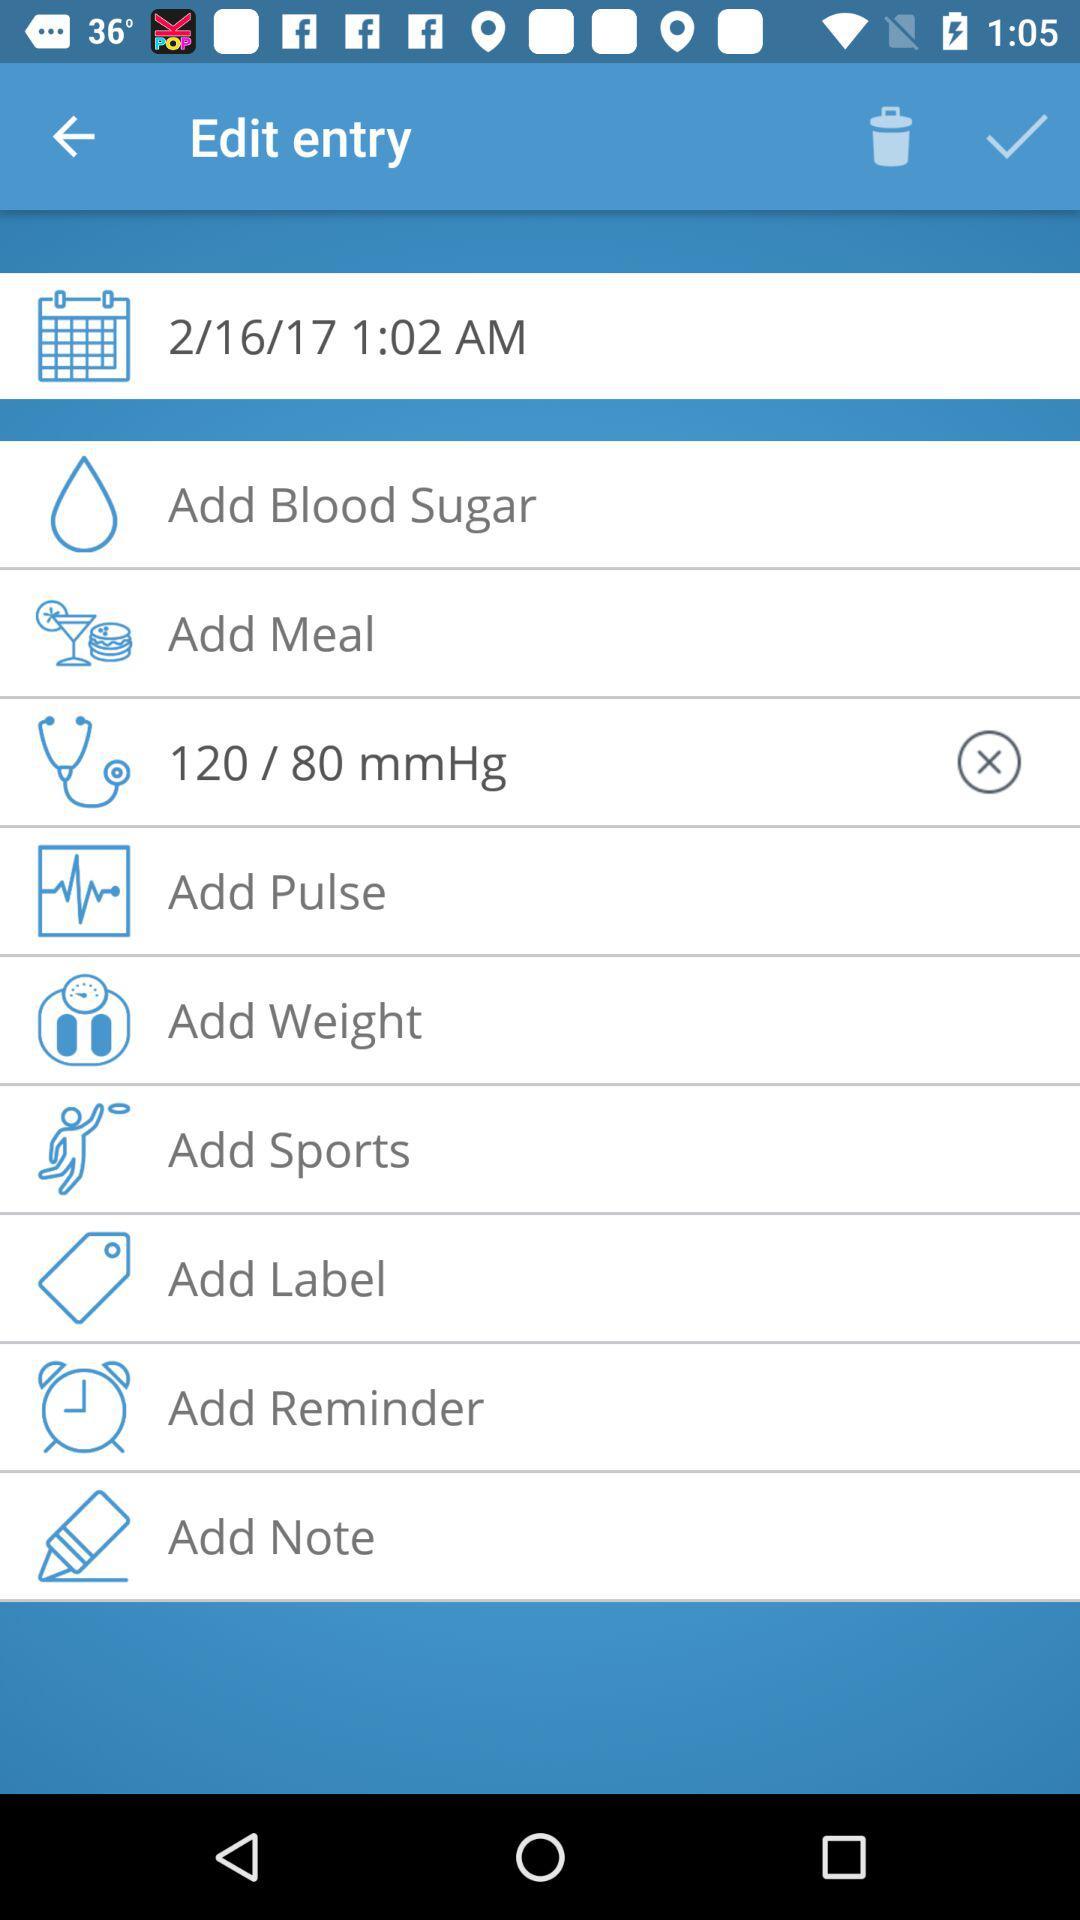 This screenshot has height=1920, width=1080. What do you see at coordinates (72, 135) in the screenshot?
I see `the item next to edit entry item` at bounding box center [72, 135].